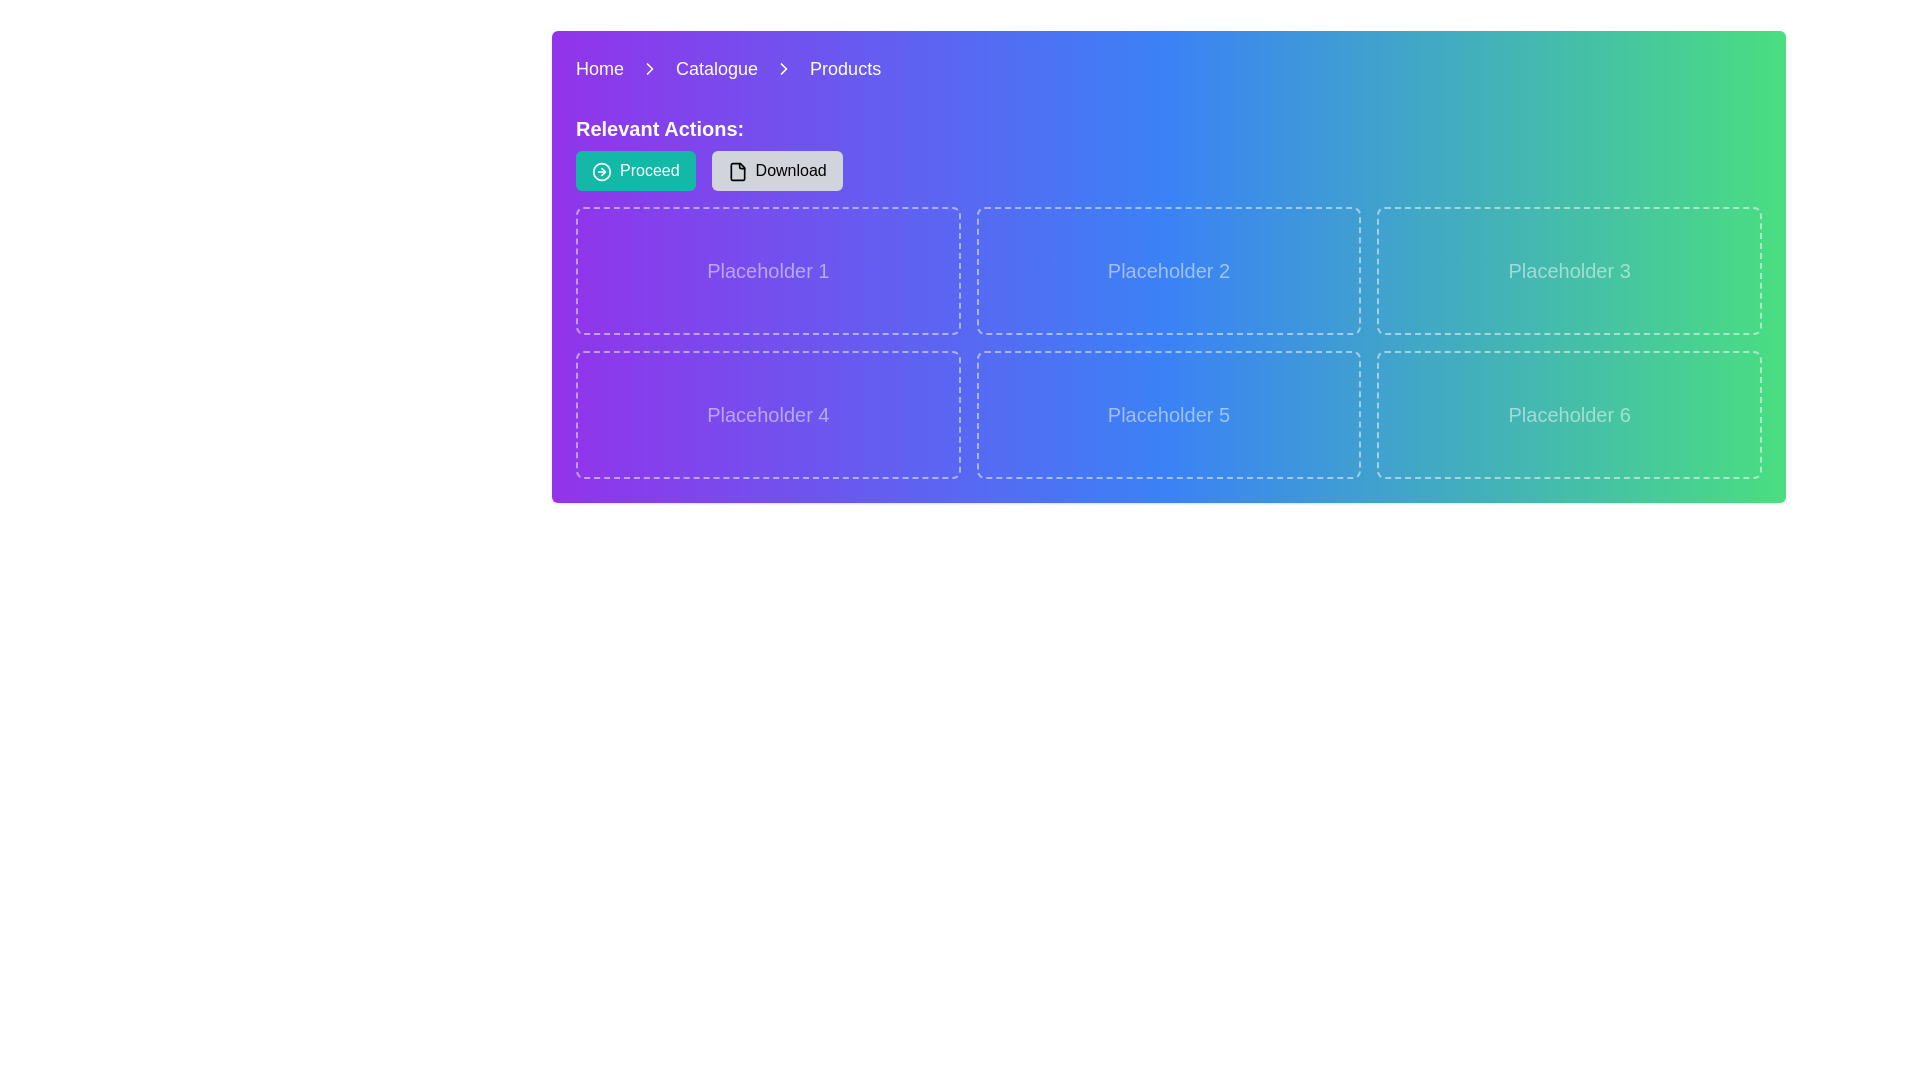 The image size is (1920, 1080). What do you see at coordinates (736, 170) in the screenshot?
I see `the symbolic content of the file icon outlined in a minimalistic design, positioned between the 'Proceed' and 'Download' buttons` at bounding box center [736, 170].